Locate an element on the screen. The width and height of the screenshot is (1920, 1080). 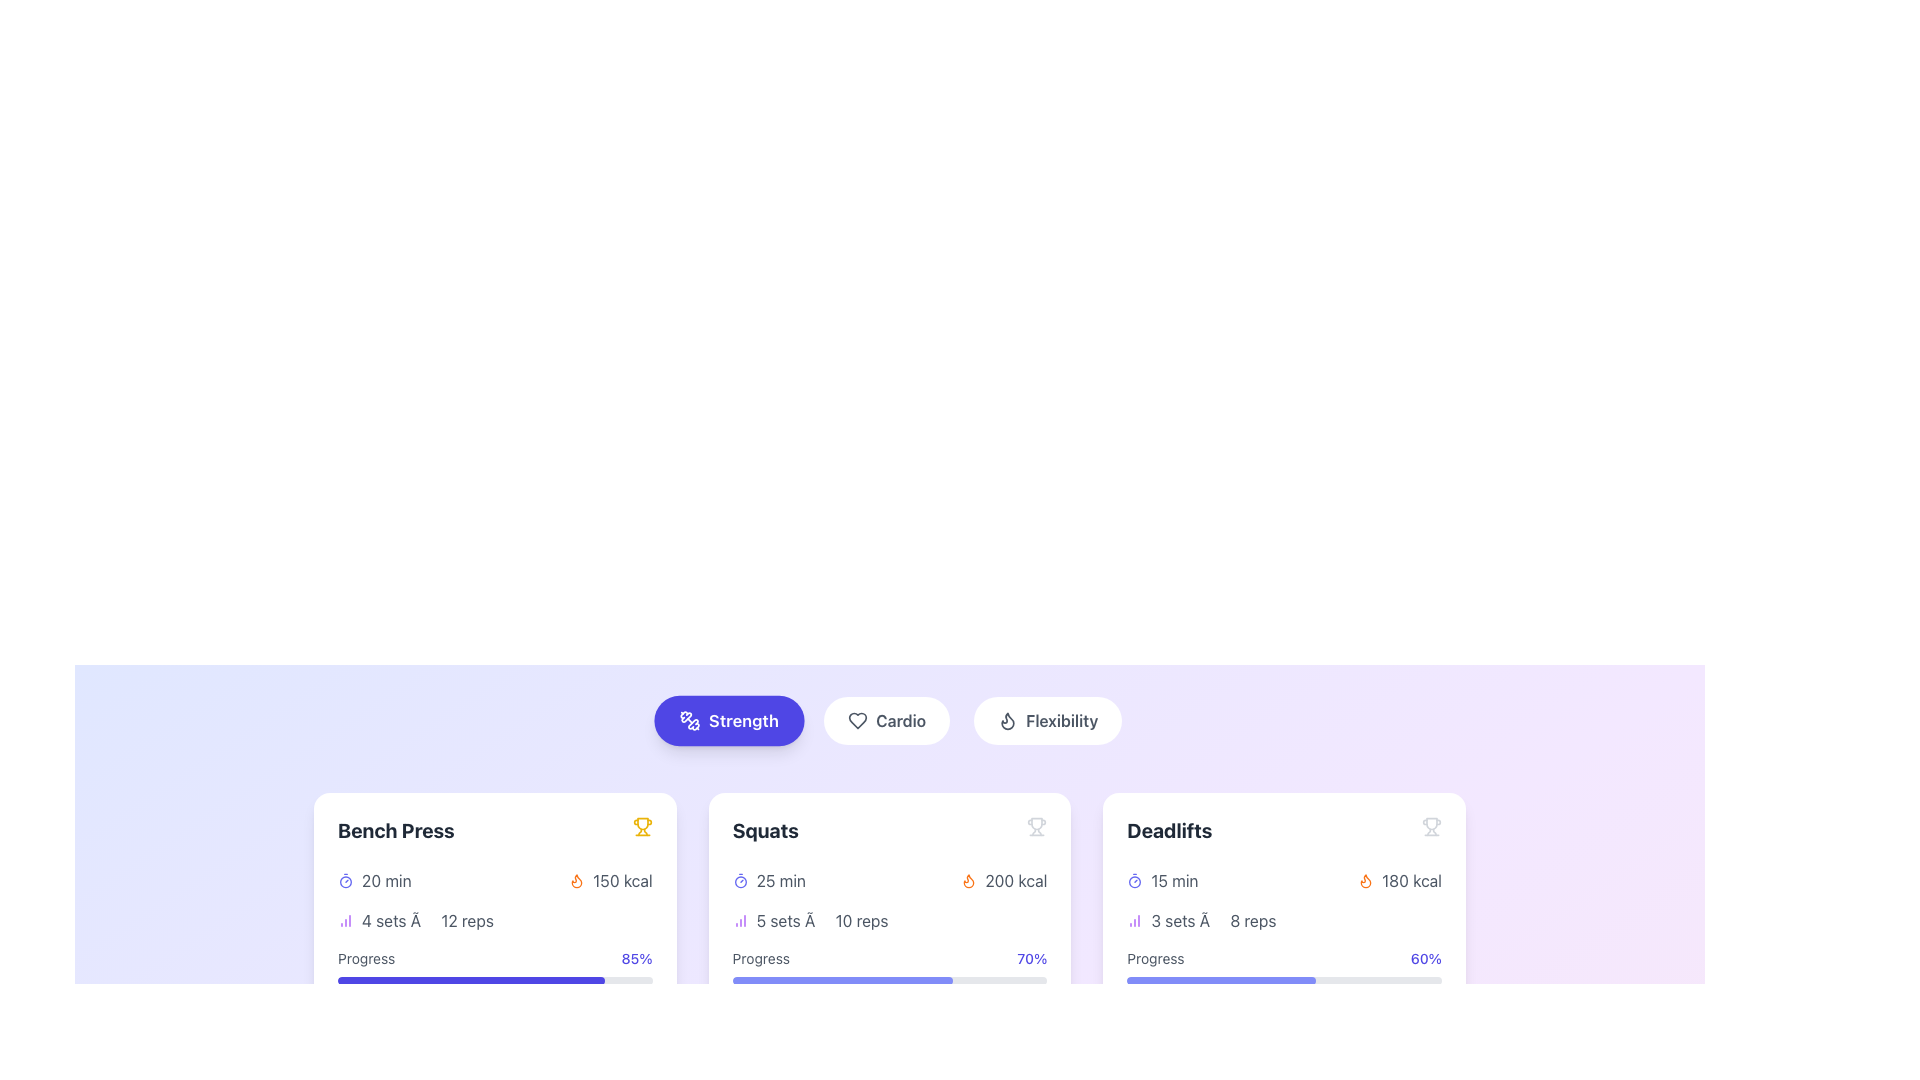
the horizontal progress bar located at the bottom of the 'Bench Press' card, which is filled with purple color indicating 85% progress is located at coordinates (495, 979).